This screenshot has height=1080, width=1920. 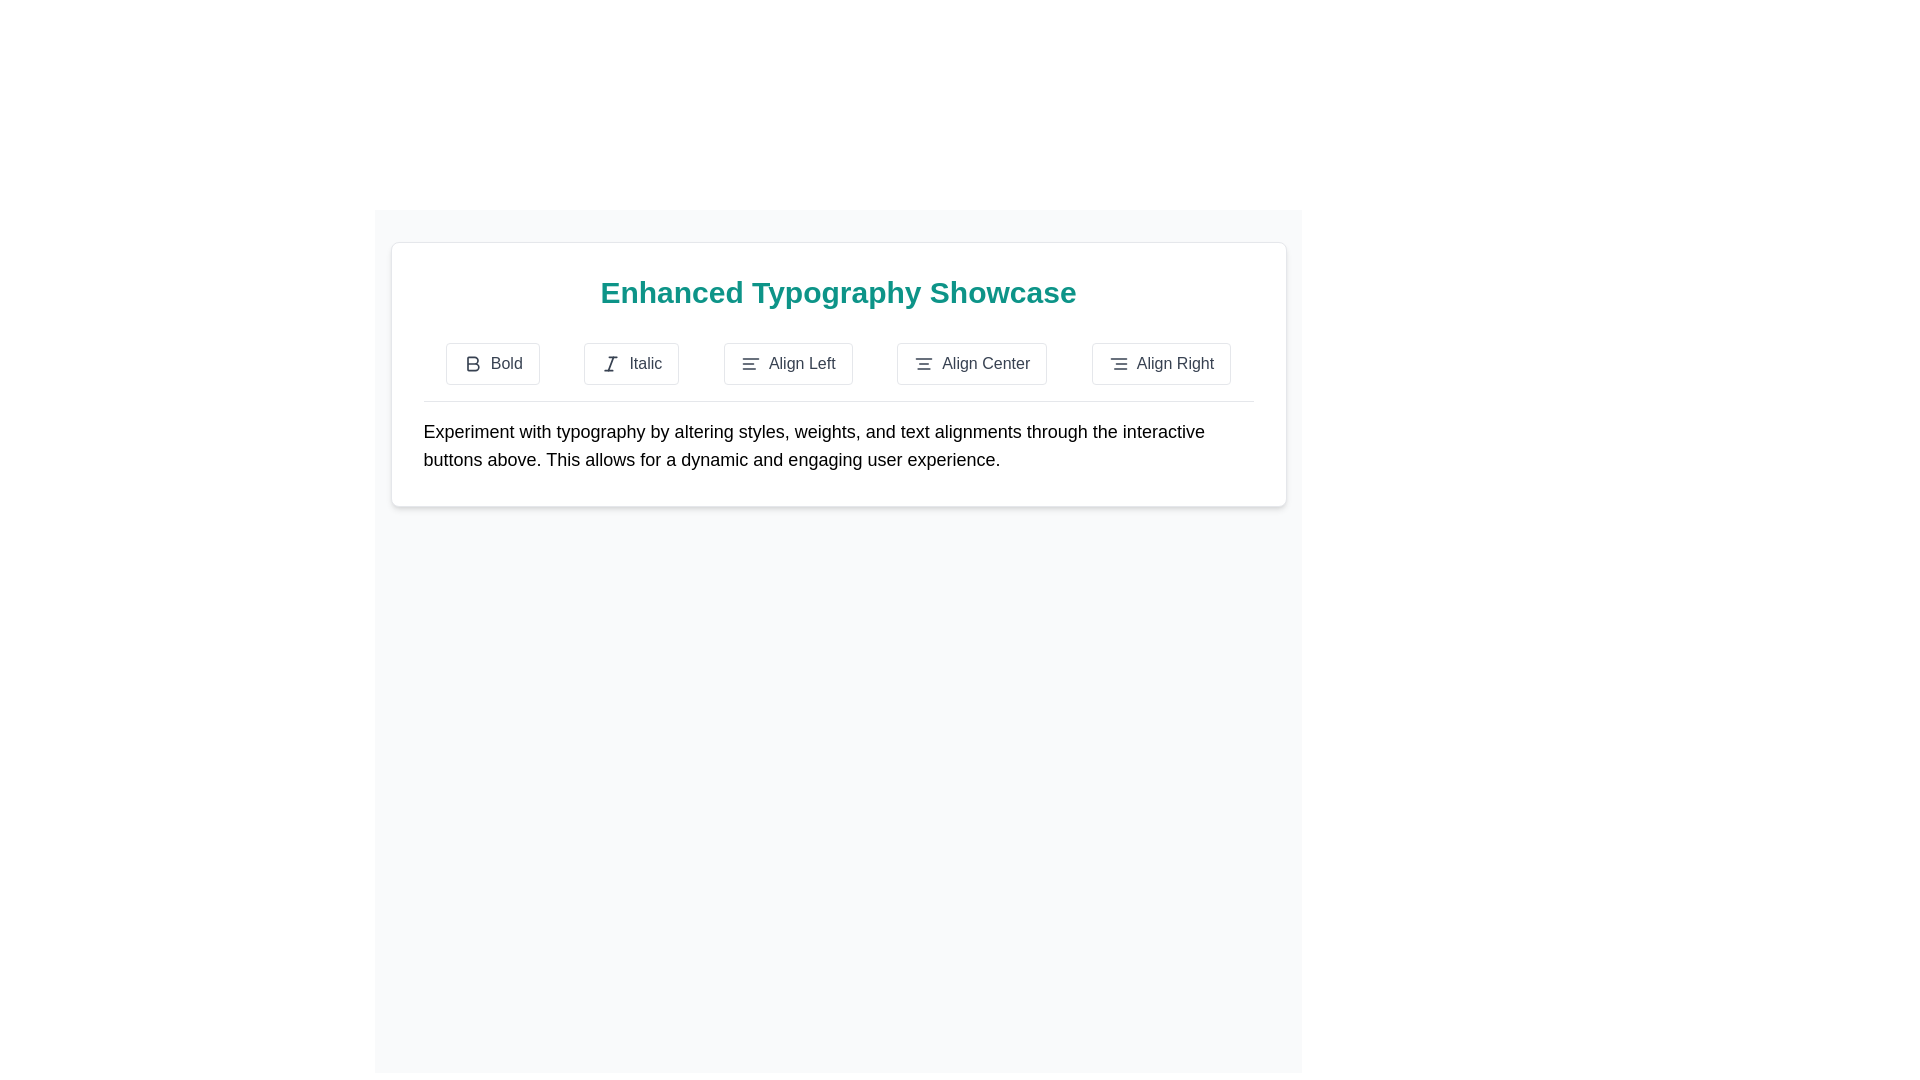 I want to click on the SVG icon button that toggles bold text styling, located at the top-left of the control panel below 'Enhanced Typography Showcase', so click(x=472, y=363).